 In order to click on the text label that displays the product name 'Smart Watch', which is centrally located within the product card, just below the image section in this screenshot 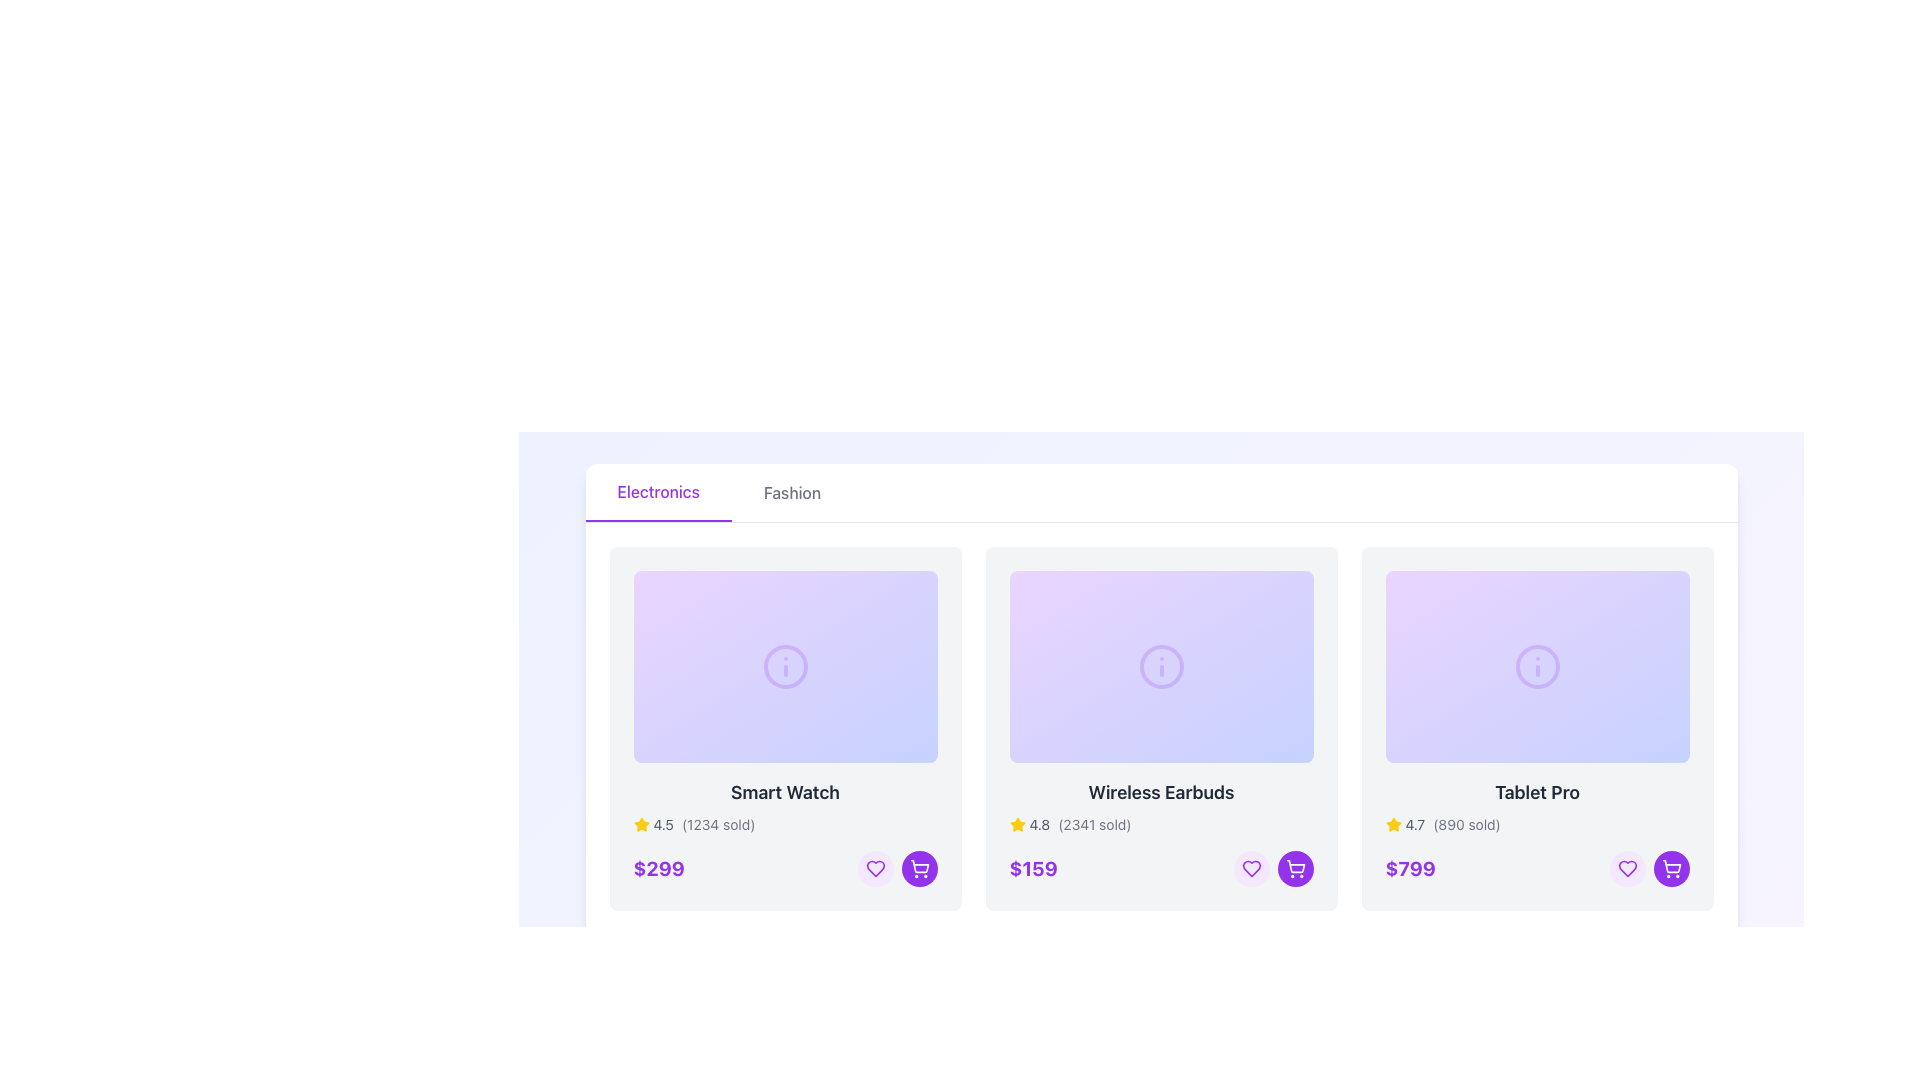, I will do `click(784, 792)`.